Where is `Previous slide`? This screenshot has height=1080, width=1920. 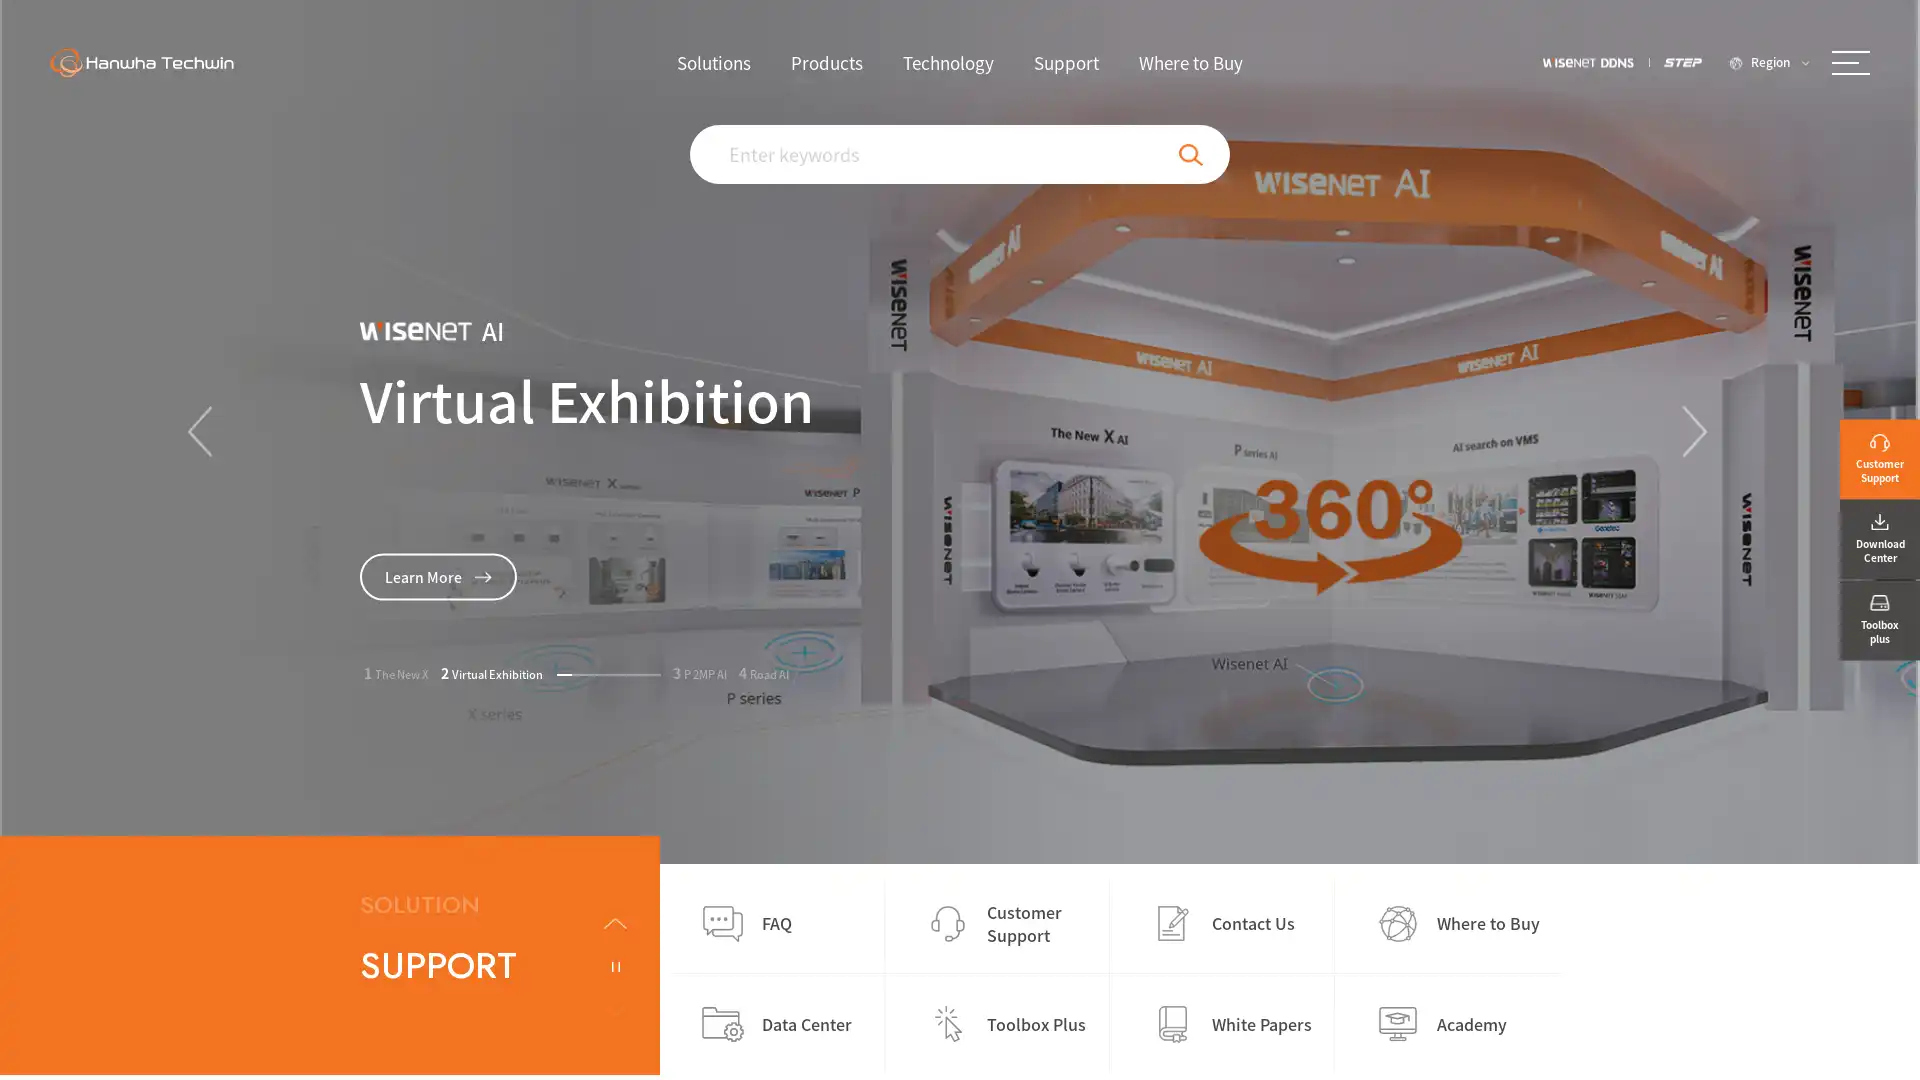 Previous slide is located at coordinates (614, 922).